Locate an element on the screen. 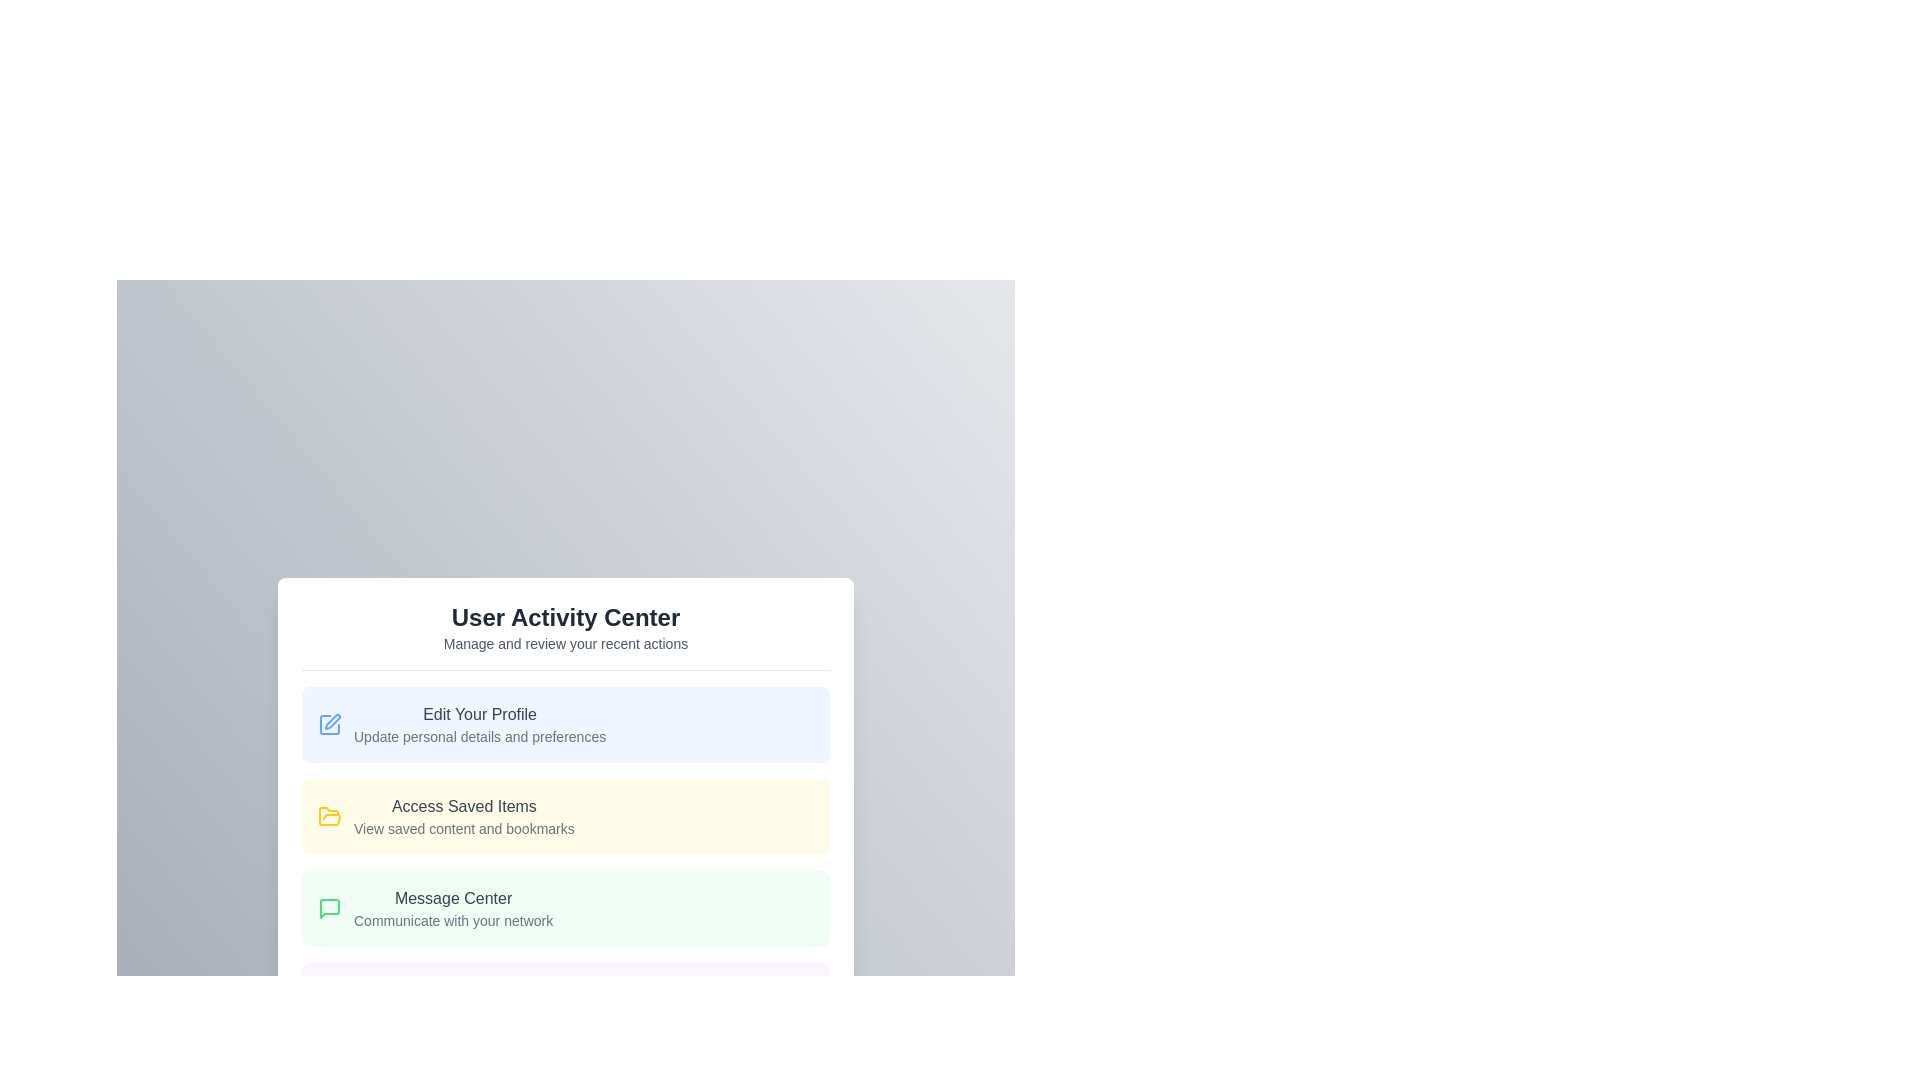 The width and height of the screenshot is (1920, 1080). informative text block about the 'Message Center' feature, which is located in the third row of the 'User Activity Center' list, below the 'Access Saved Items' card is located at coordinates (452, 908).